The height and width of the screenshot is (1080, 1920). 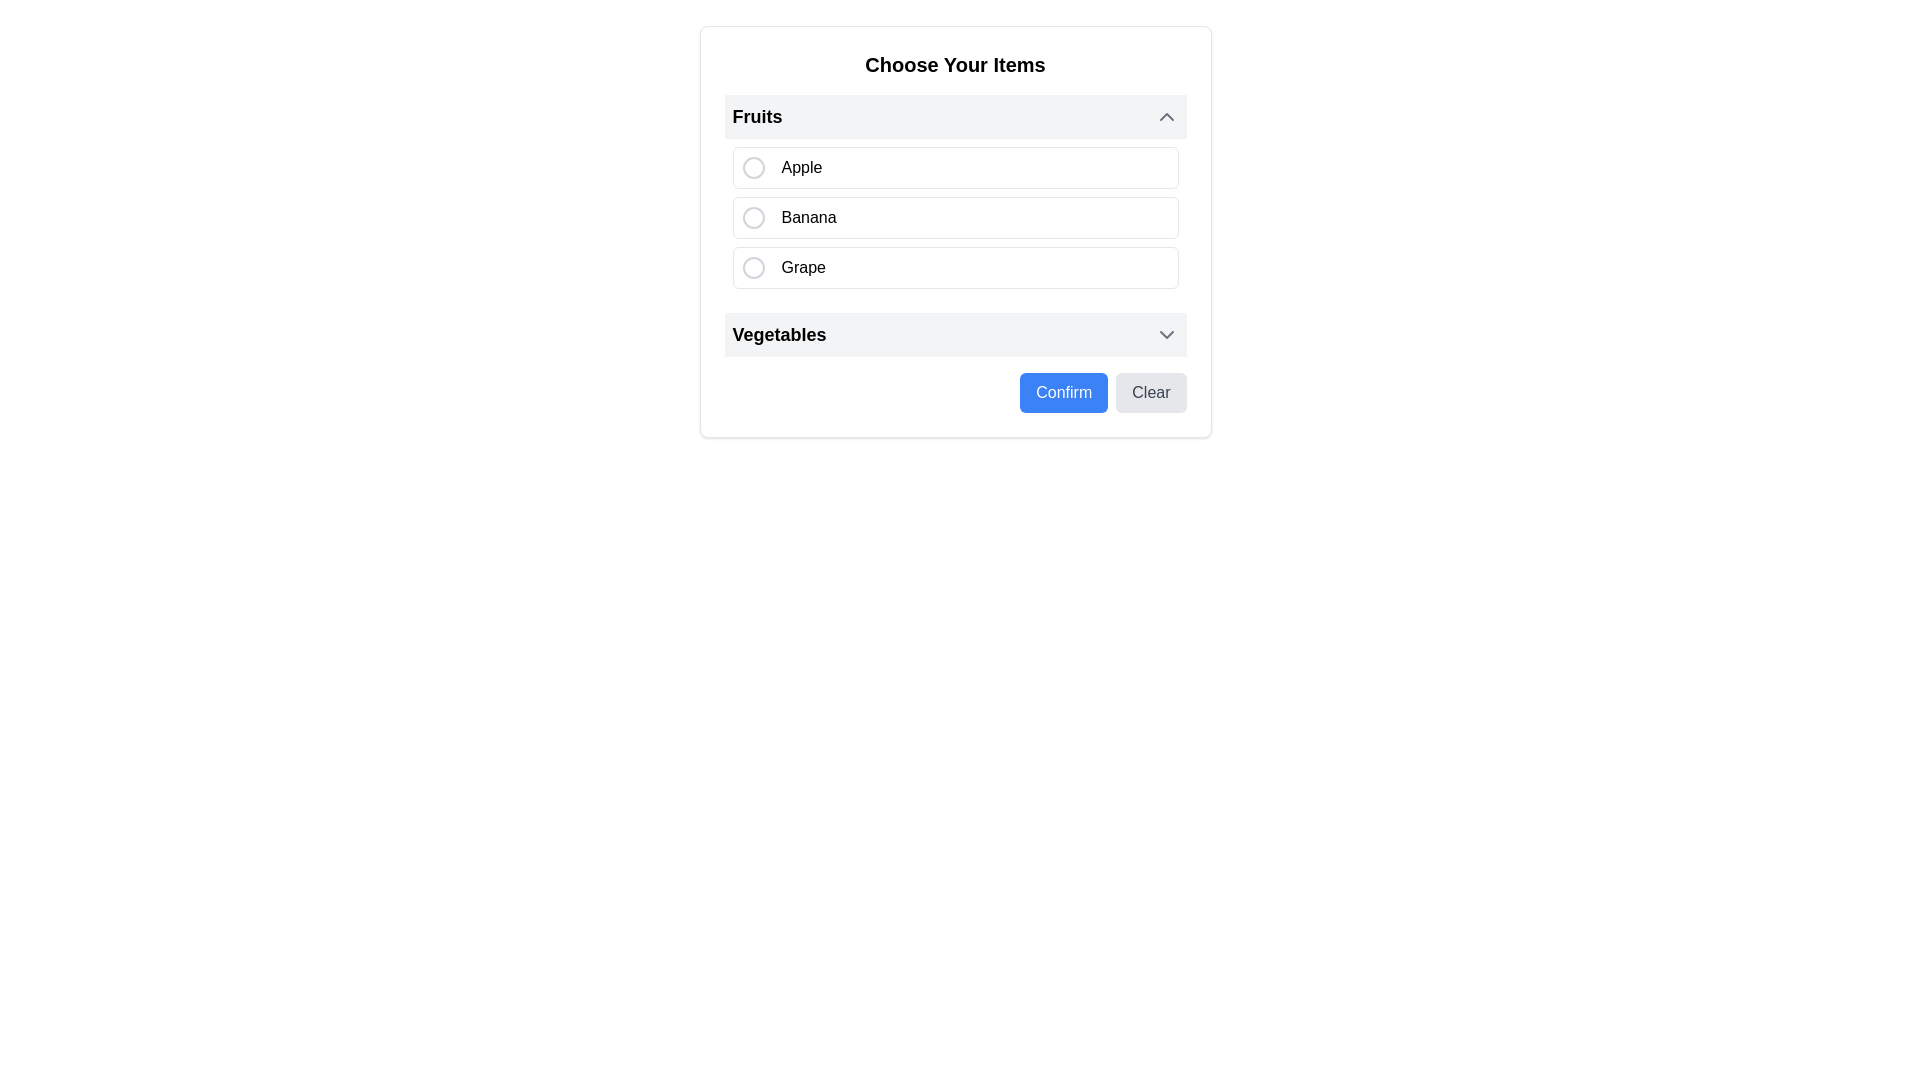 I want to click on text content 'Grape' from the third item in the 'Fruits' section, which is labeled by the text label adjacent to the circular control, so click(x=803, y=266).